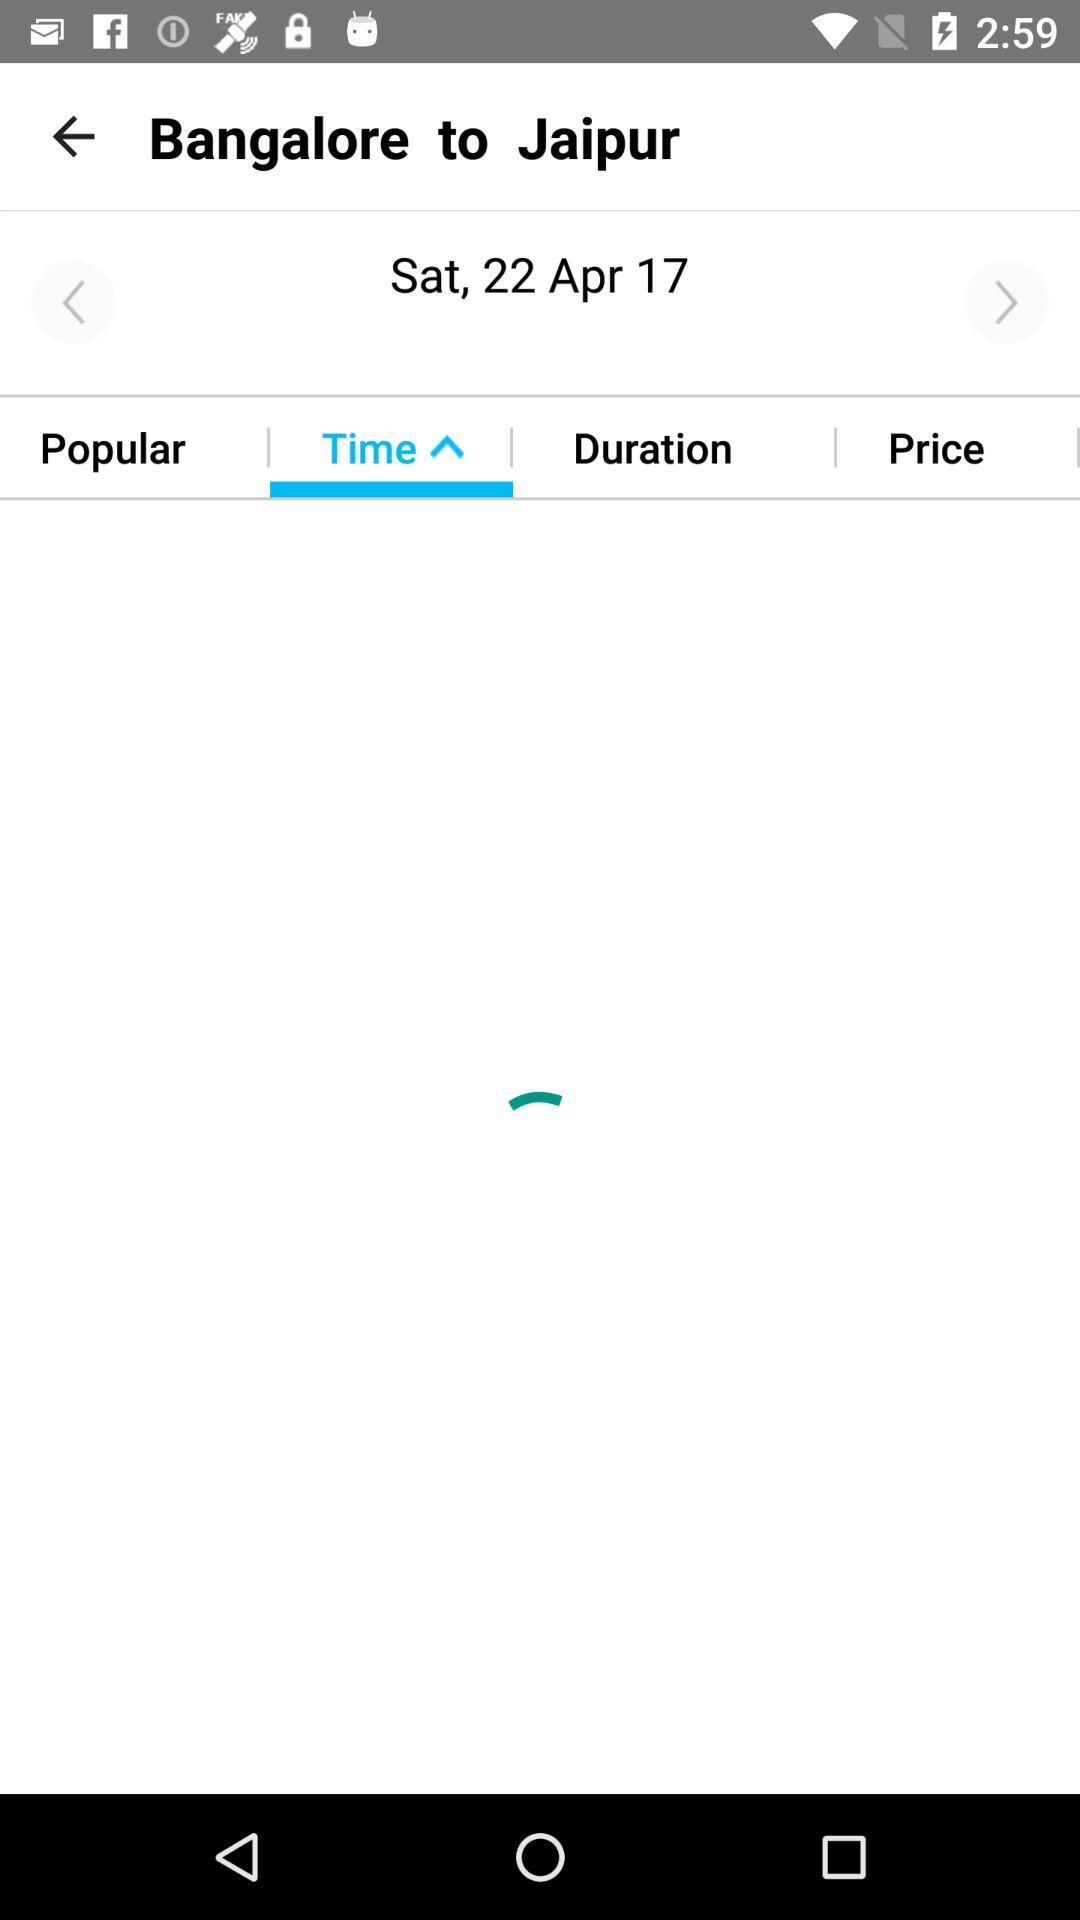 This screenshot has width=1080, height=1920. What do you see at coordinates (1006, 301) in the screenshot?
I see `the arrow_forward icon` at bounding box center [1006, 301].